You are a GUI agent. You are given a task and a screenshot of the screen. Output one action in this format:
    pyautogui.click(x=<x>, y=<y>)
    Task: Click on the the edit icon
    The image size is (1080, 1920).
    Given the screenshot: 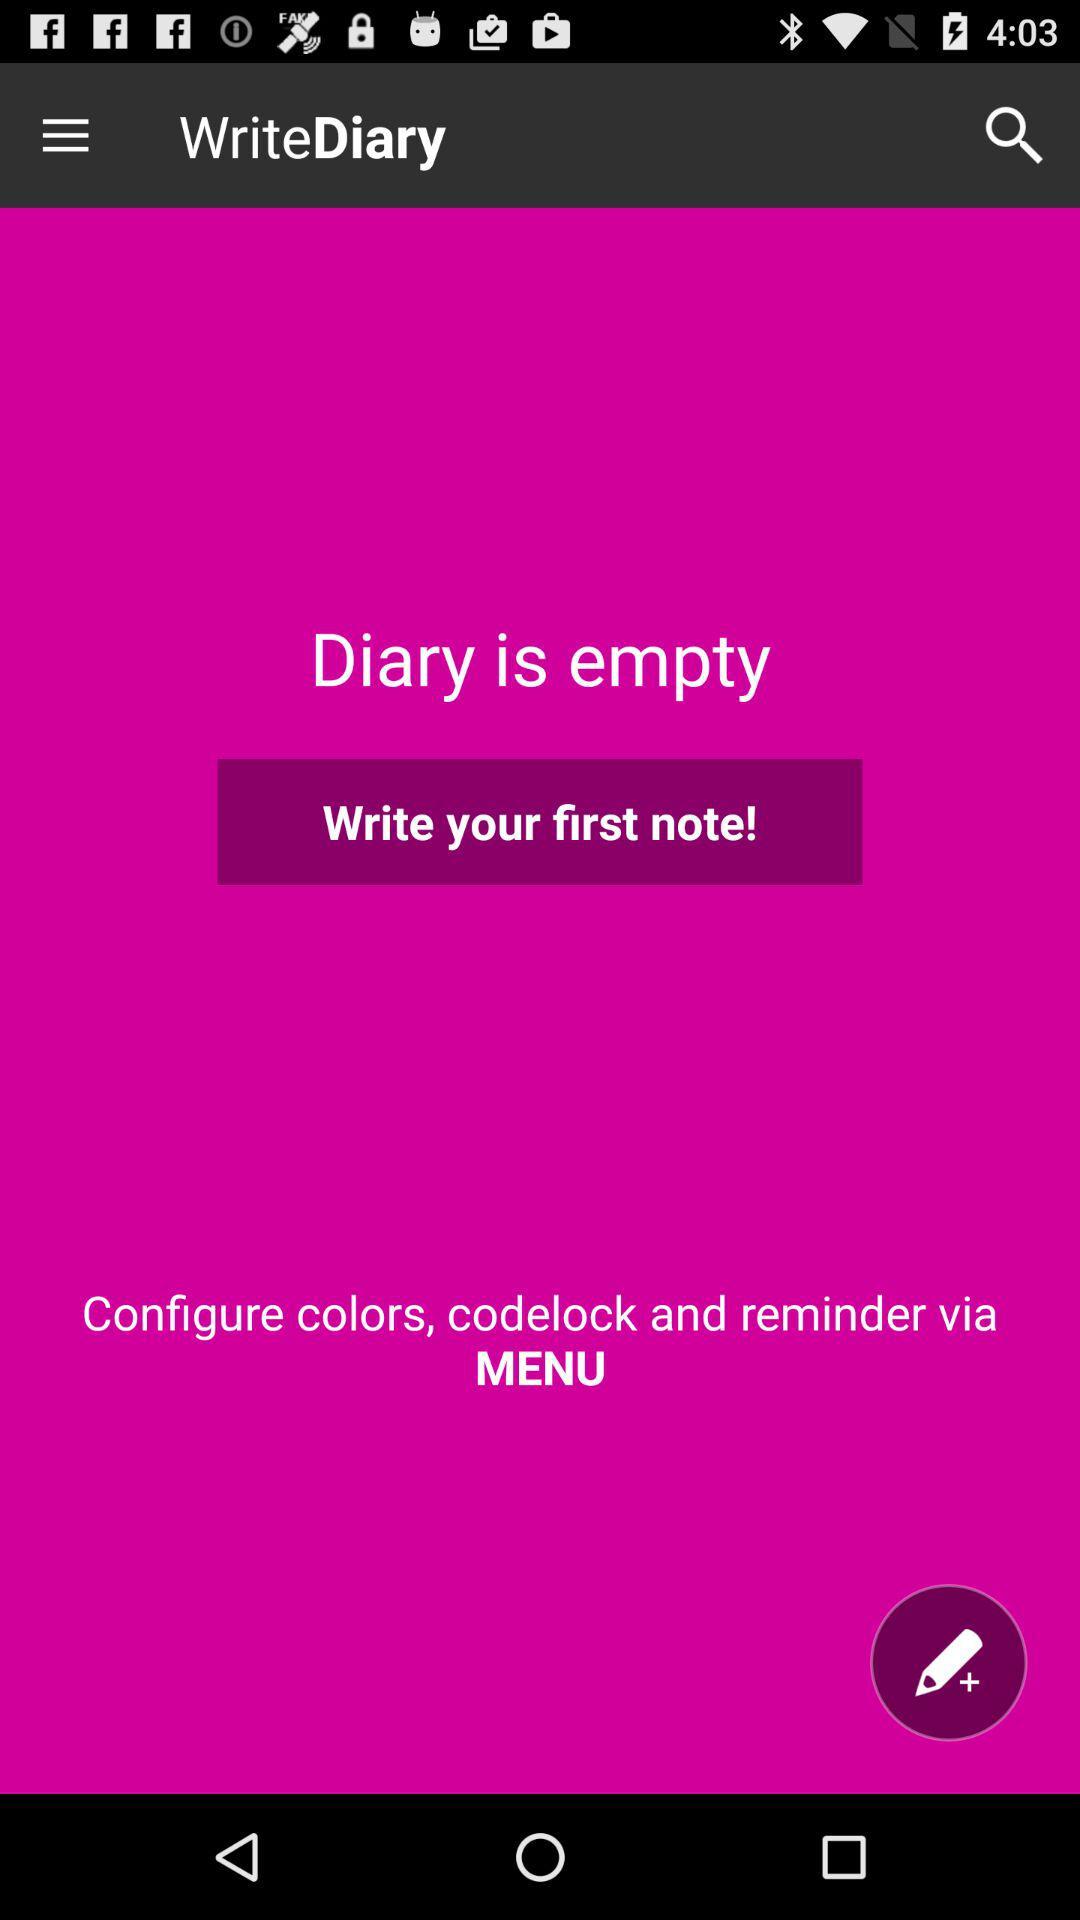 What is the action you would take?
    pyautogui.click(x=947, y=1779)
    